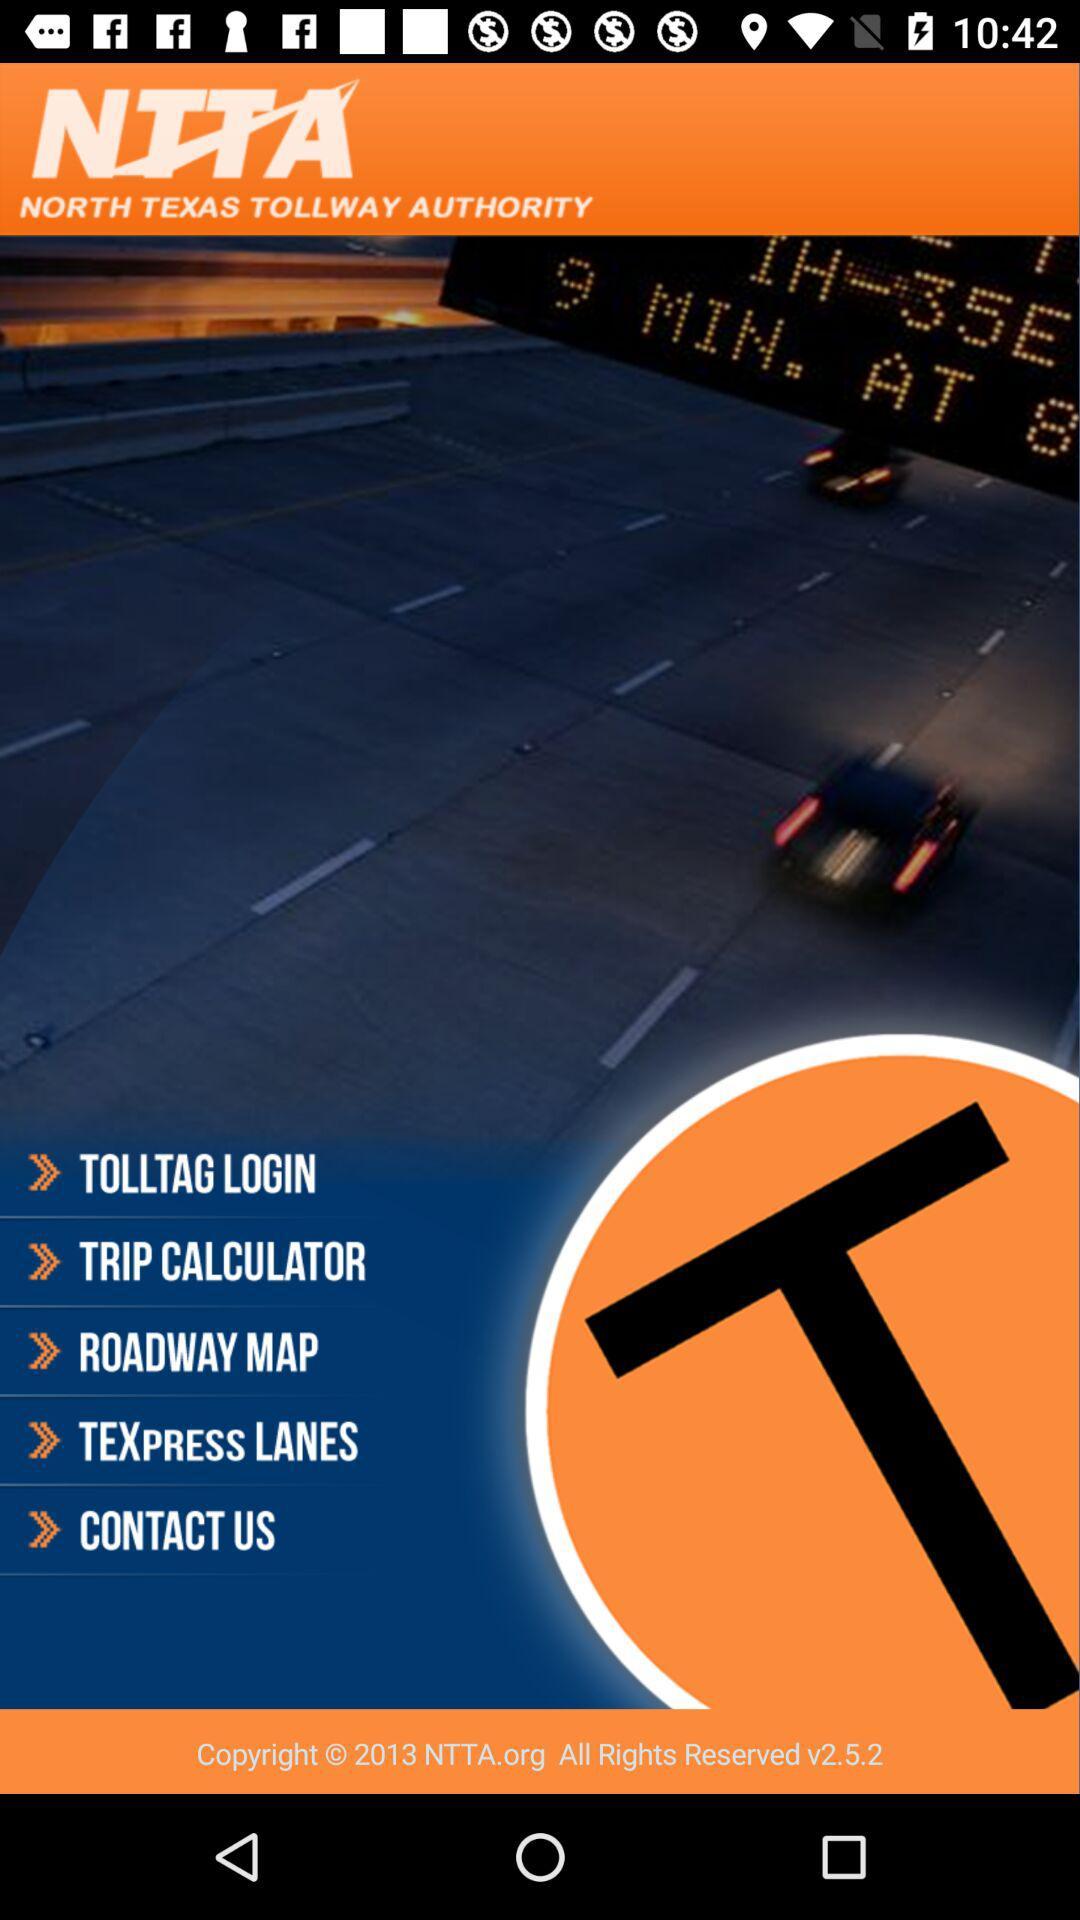  Describe the element at coordinates (194, 1352) in the screenshot. I see `map` at that location.